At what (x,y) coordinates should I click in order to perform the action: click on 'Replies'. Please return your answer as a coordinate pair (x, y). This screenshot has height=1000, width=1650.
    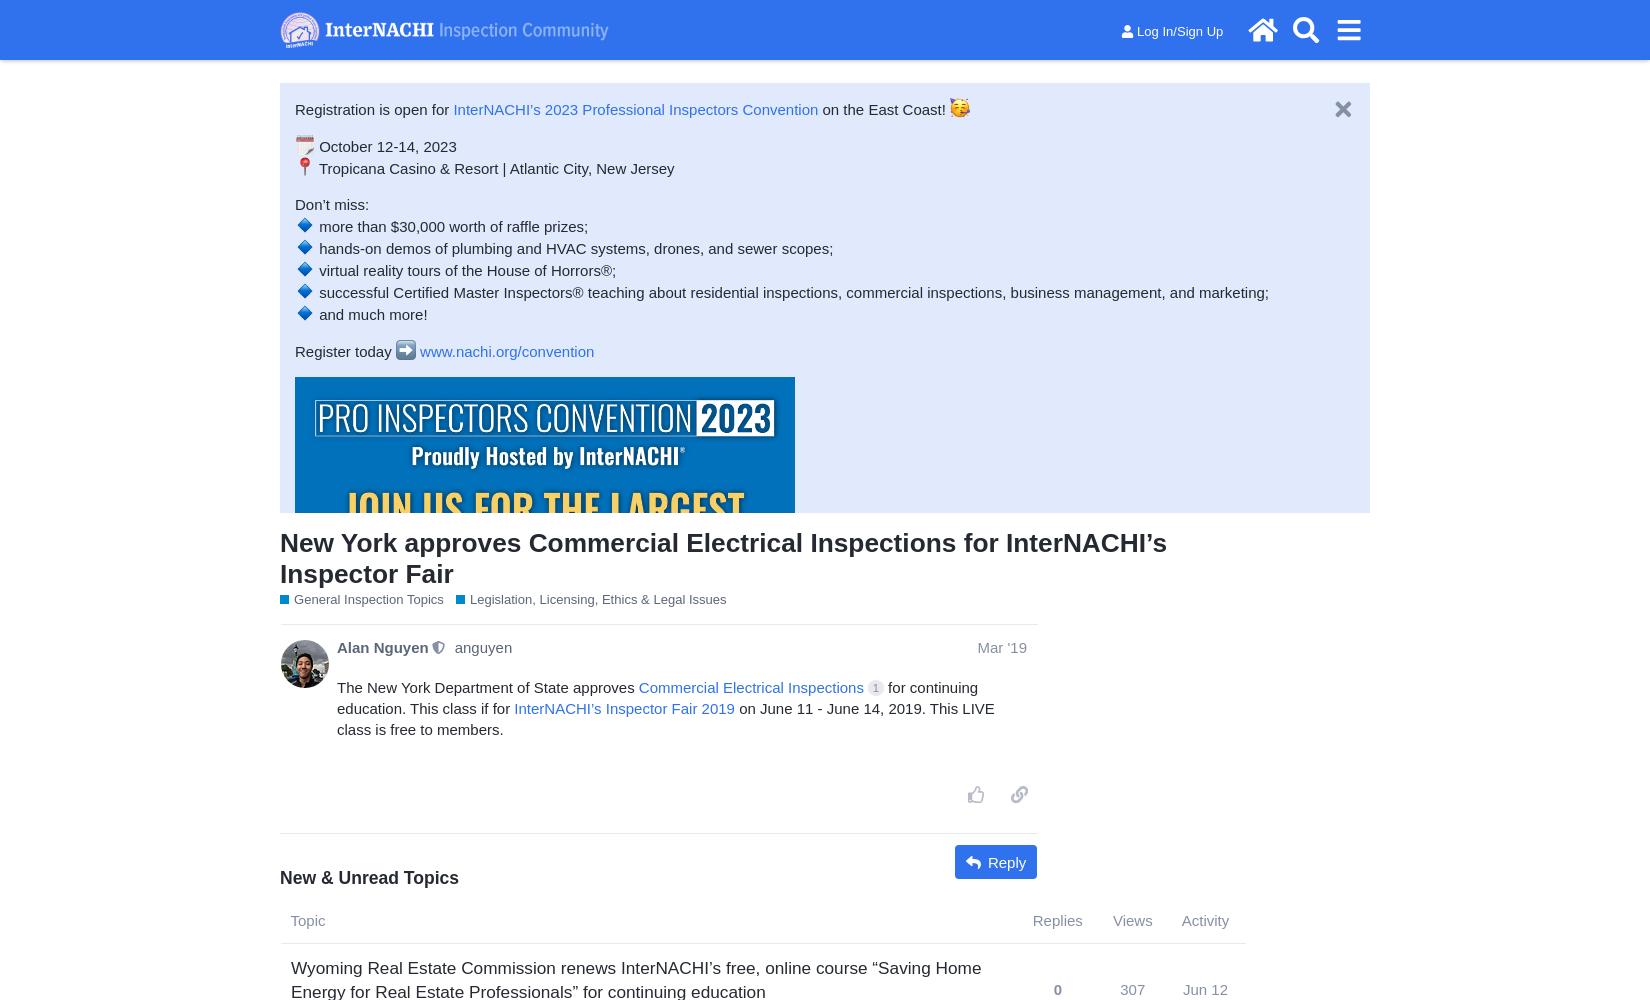
    Looking at the image, I should click on (1056, 920).